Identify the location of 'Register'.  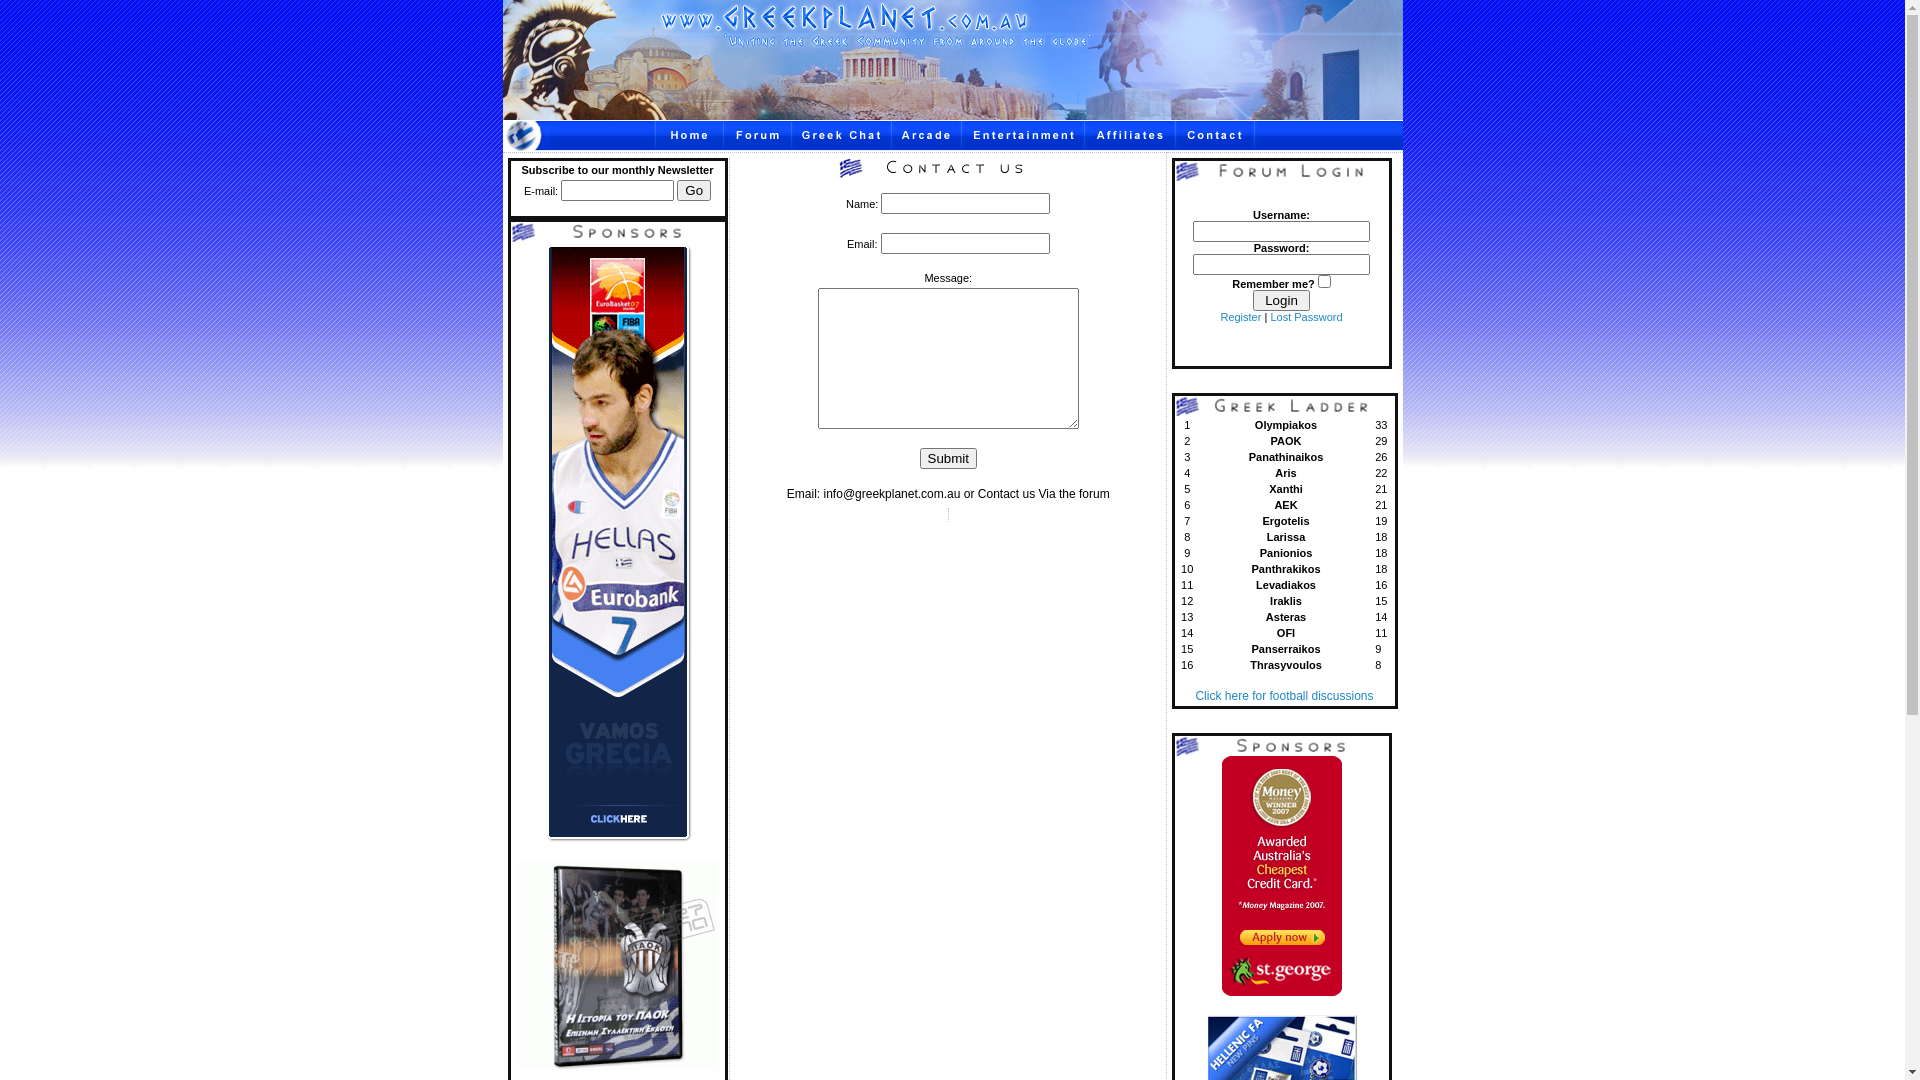
(1218, 315).